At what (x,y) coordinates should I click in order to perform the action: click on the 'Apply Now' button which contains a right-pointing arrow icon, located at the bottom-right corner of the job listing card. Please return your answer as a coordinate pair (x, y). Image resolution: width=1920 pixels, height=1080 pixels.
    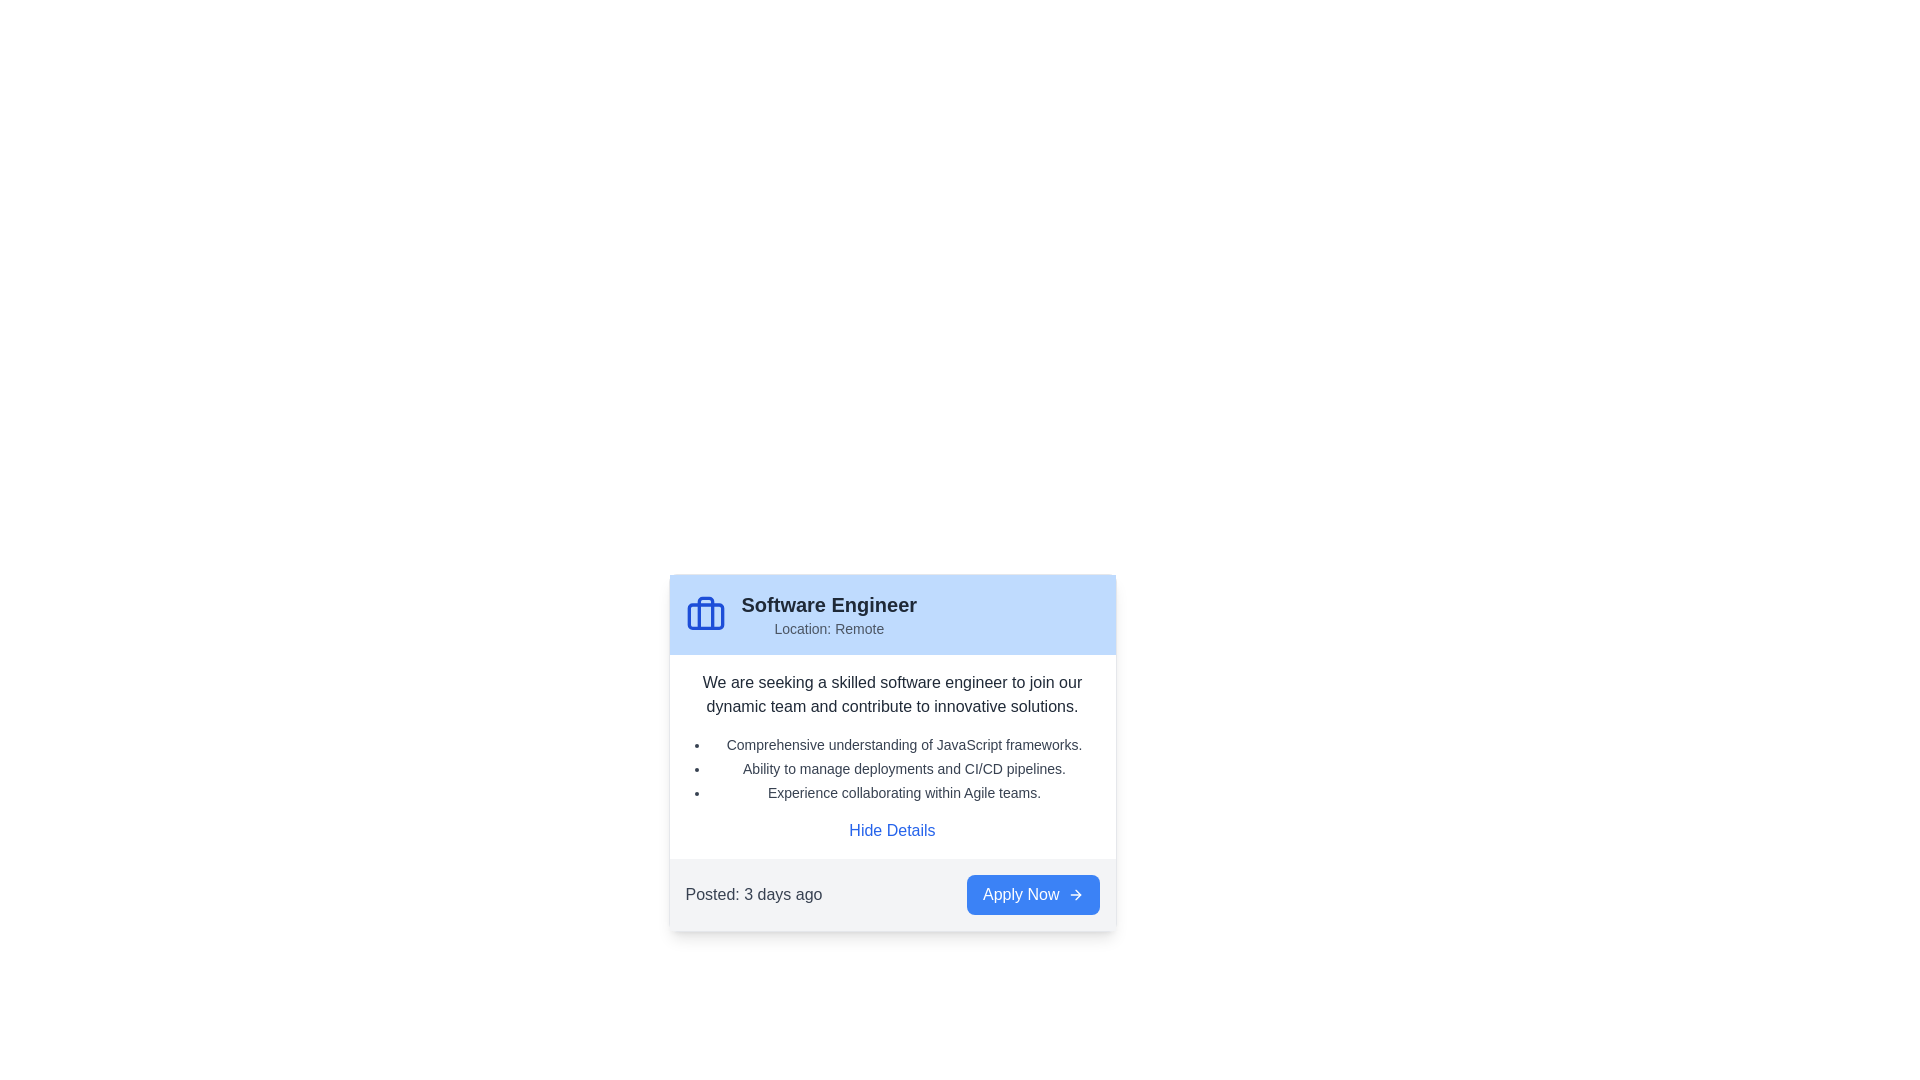
    Looking at the image, I should click on (1074, 893).